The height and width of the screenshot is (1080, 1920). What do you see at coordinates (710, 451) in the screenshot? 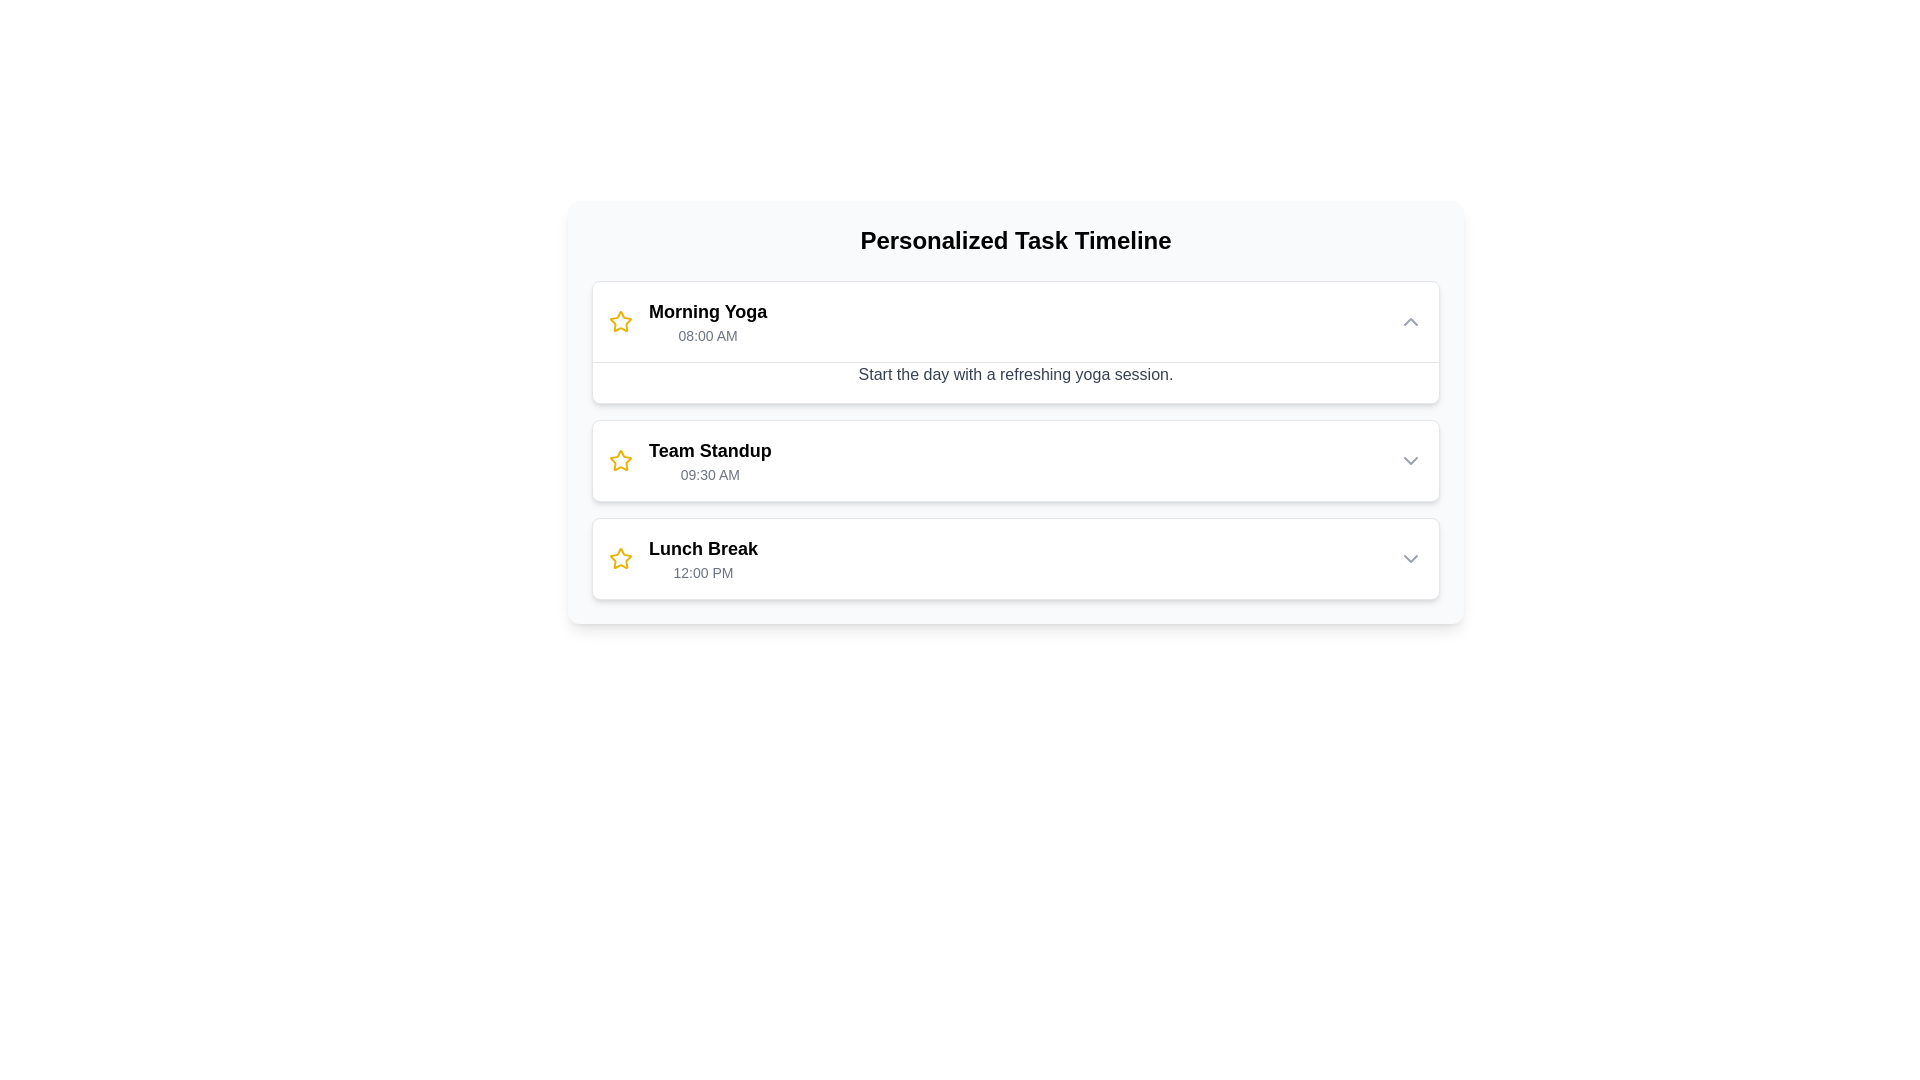
I see `the stylized text 'Team Standup' which is the second item in the task timeline interface, located between 'Morning Yoga' and 'Lunch Break'` at bounding box center [710, 451].